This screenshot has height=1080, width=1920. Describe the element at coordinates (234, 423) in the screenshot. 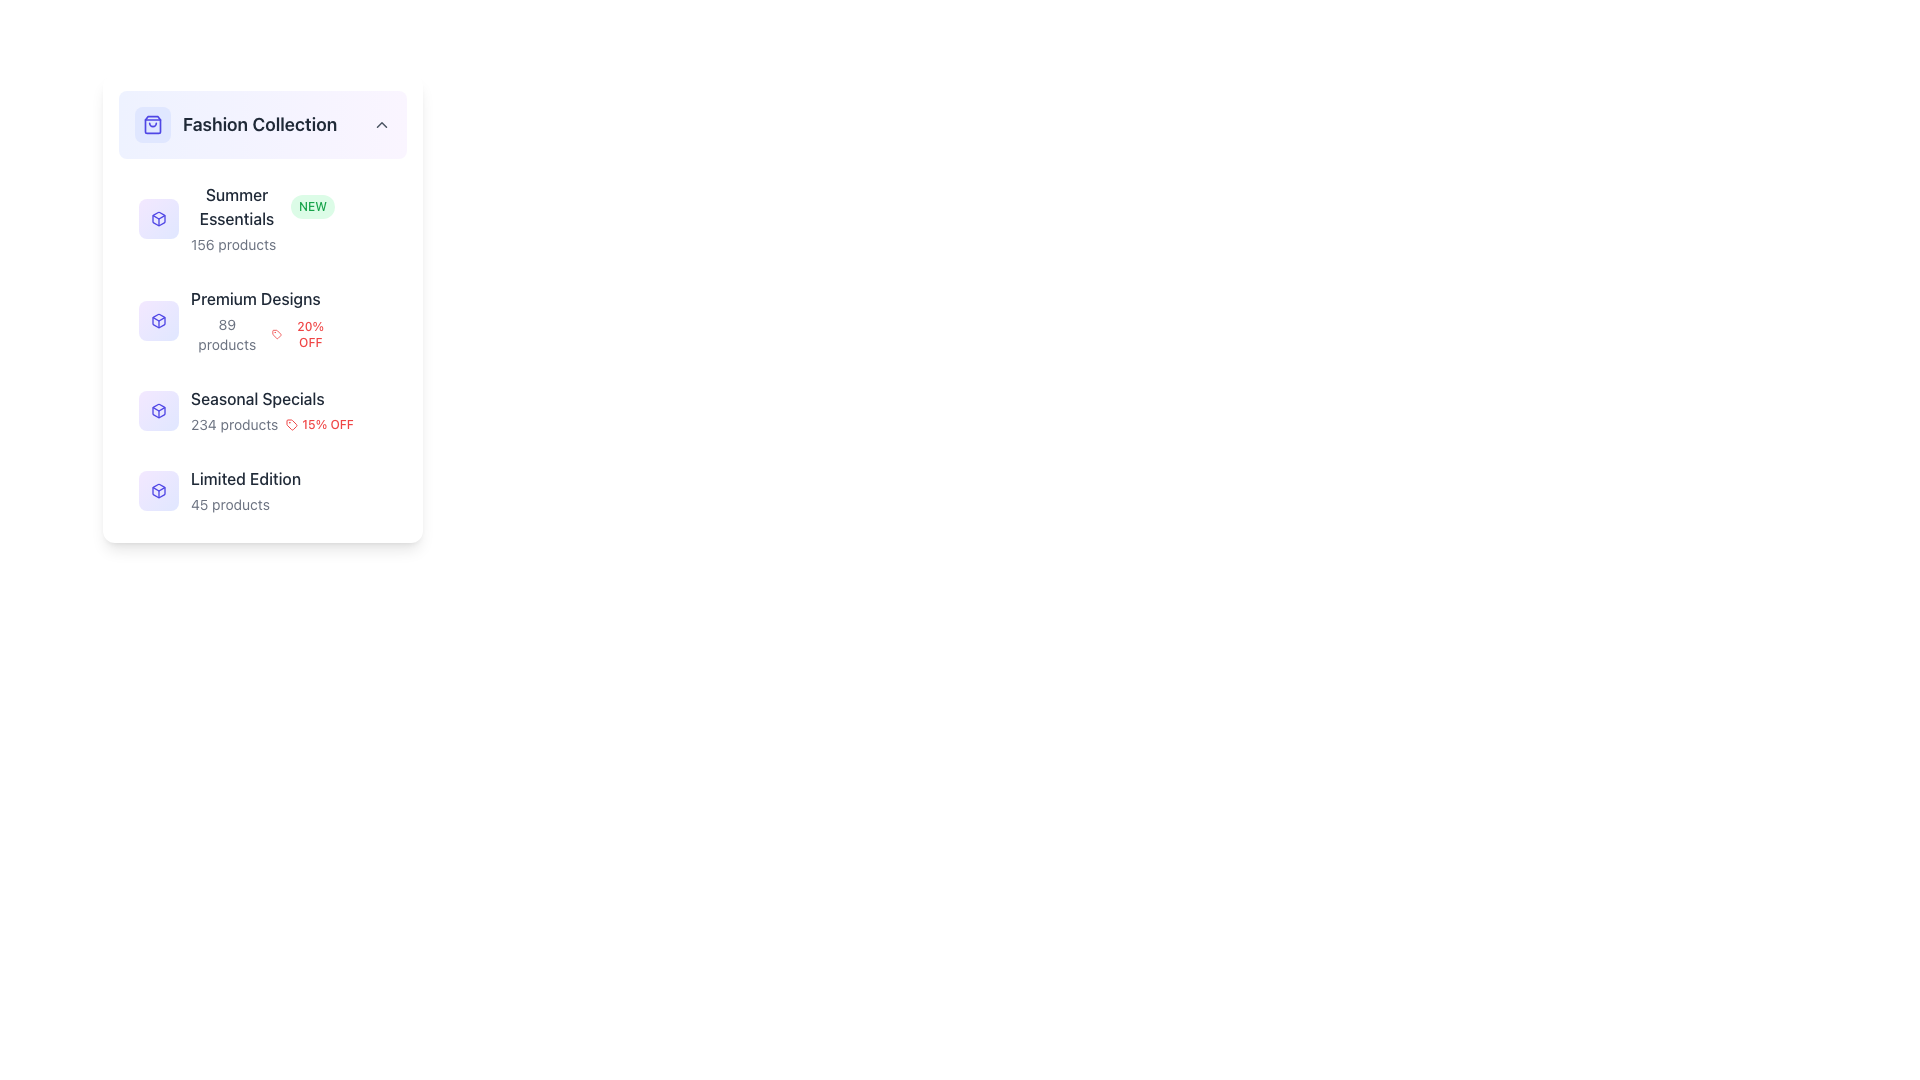

I see `information displayed in the text label that shows '234 products', which is located below 'Seasonal Specials' and to the left of '15% OFF' in the 'Fashion Collection' section` at that location.